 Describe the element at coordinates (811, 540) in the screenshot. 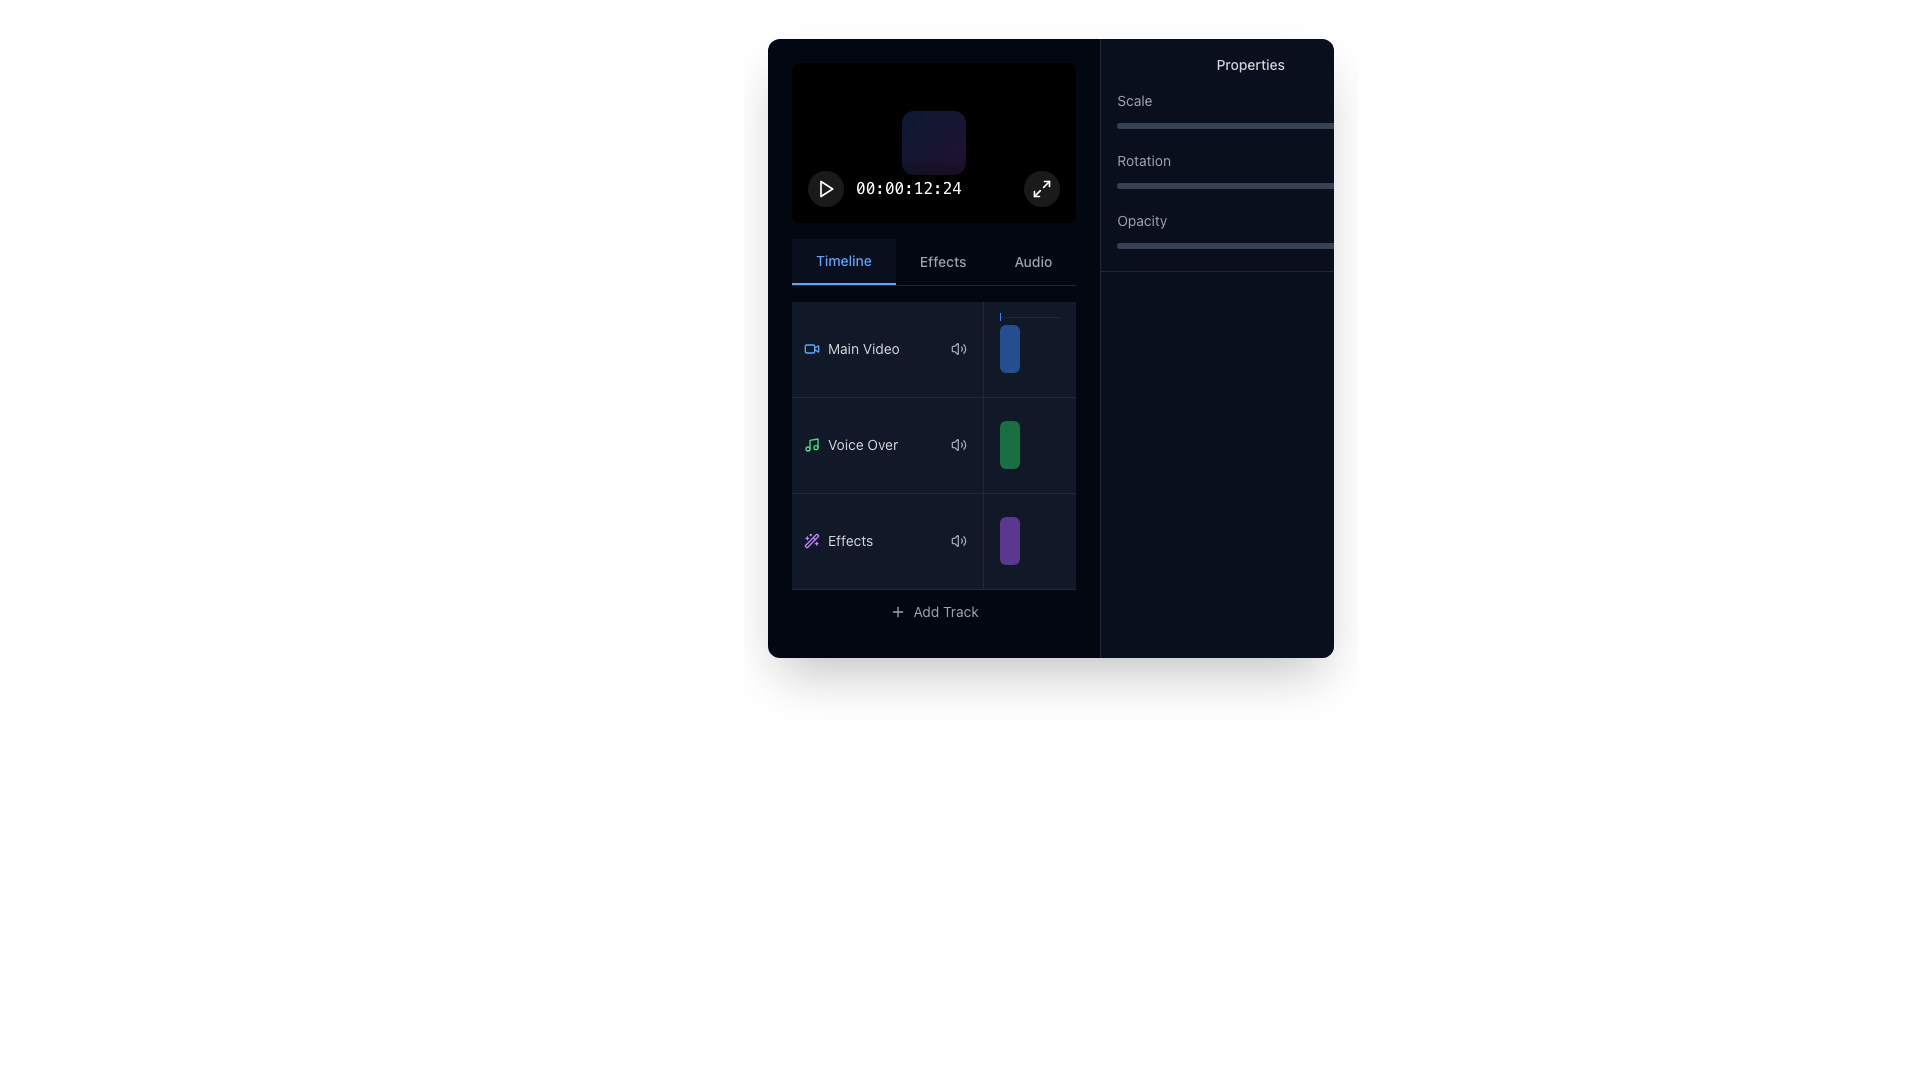

I see `the magical effects icon located in the Effects section of the timeline panel, near the magic wand icon` at that location.